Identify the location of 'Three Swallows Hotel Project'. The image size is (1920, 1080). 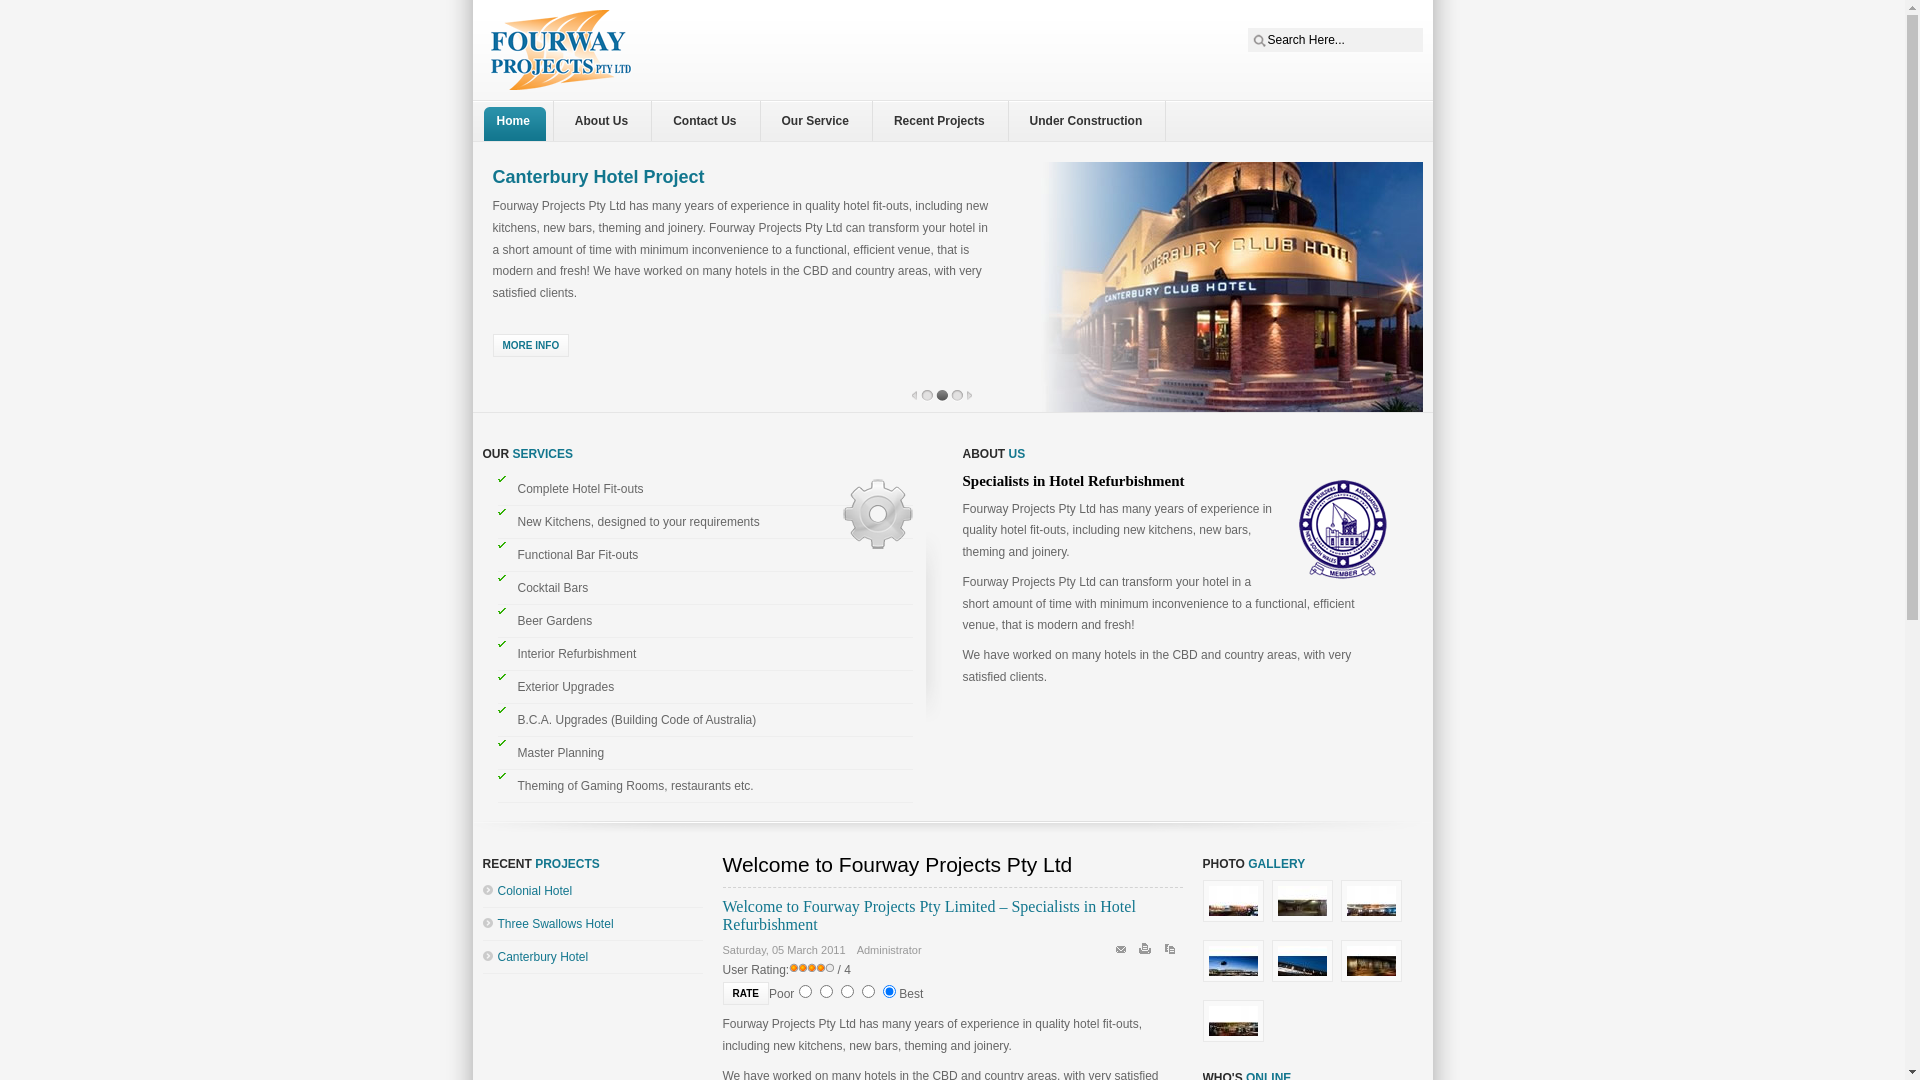
(616, 176).